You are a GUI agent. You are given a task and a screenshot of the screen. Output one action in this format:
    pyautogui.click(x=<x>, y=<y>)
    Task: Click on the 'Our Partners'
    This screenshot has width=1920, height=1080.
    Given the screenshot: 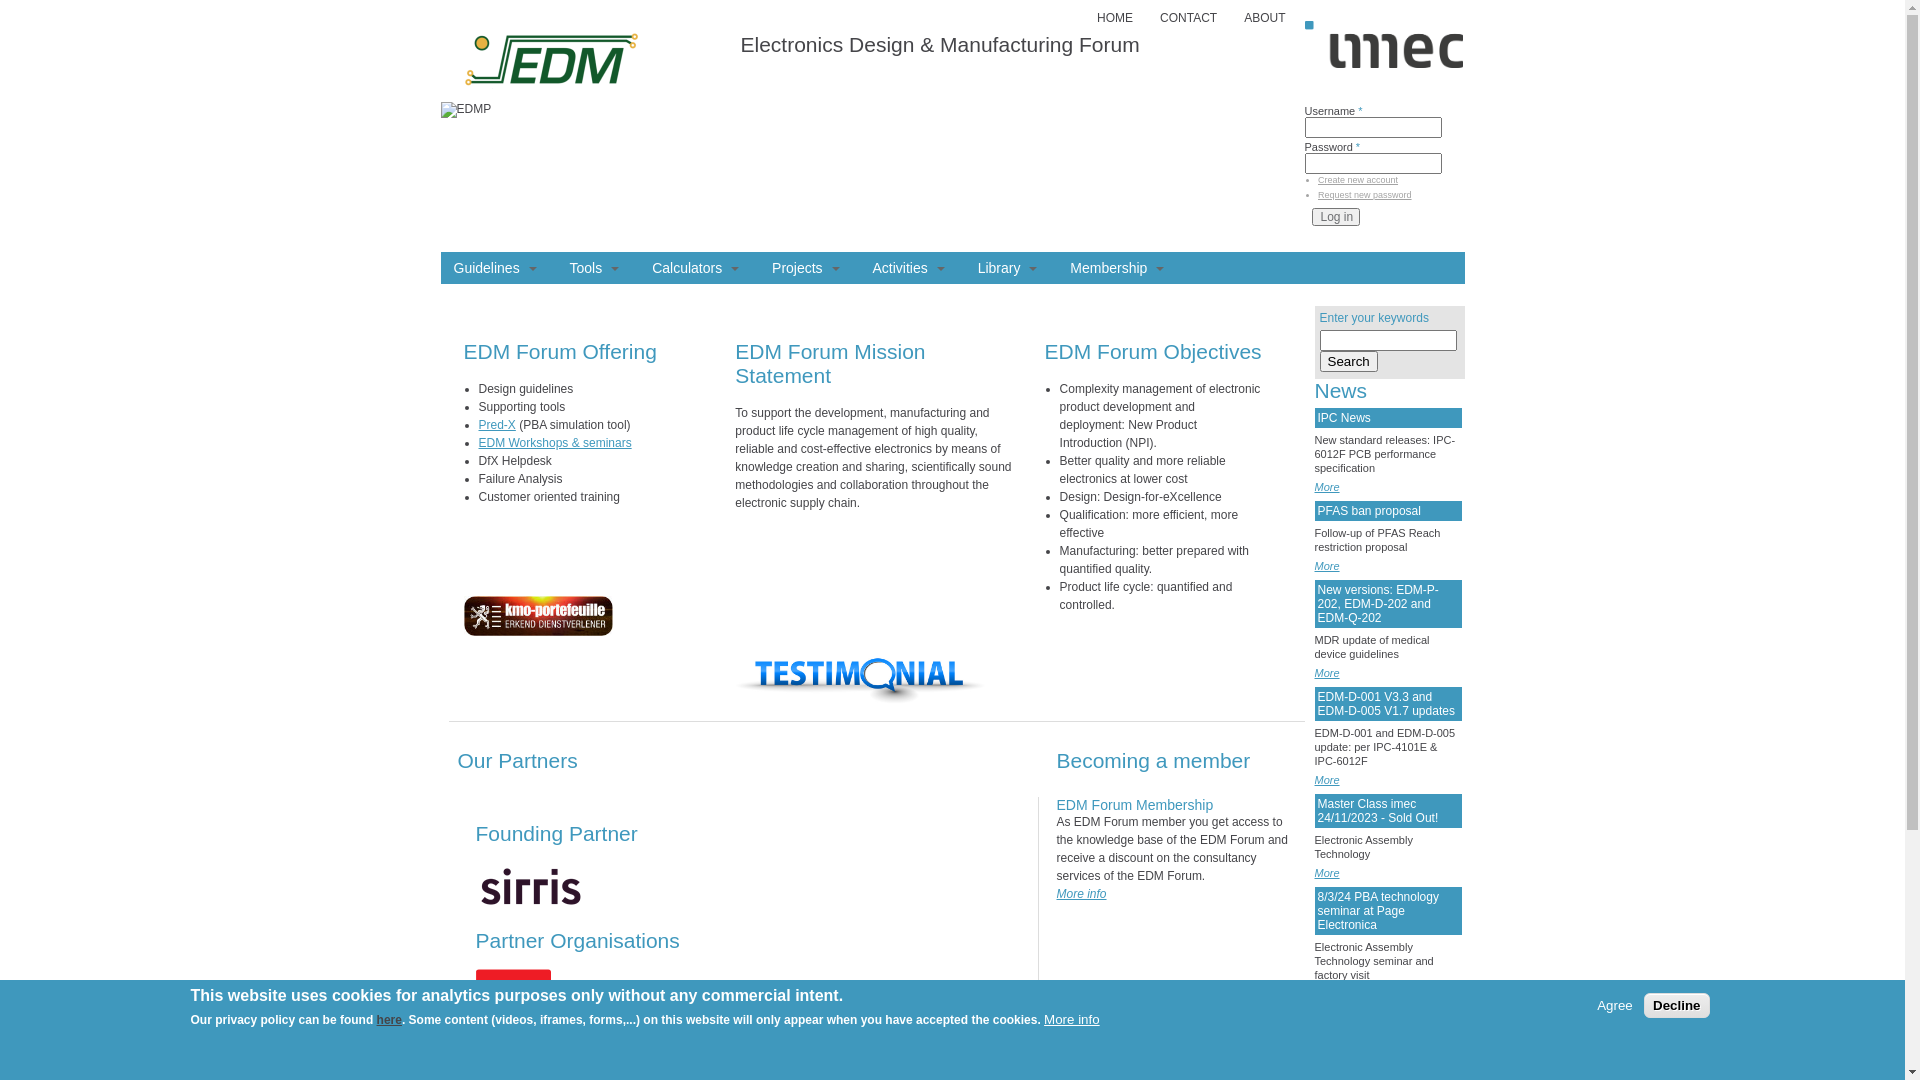 What is the action you would take?
    pyautogui.click(x=518, y=760)
    